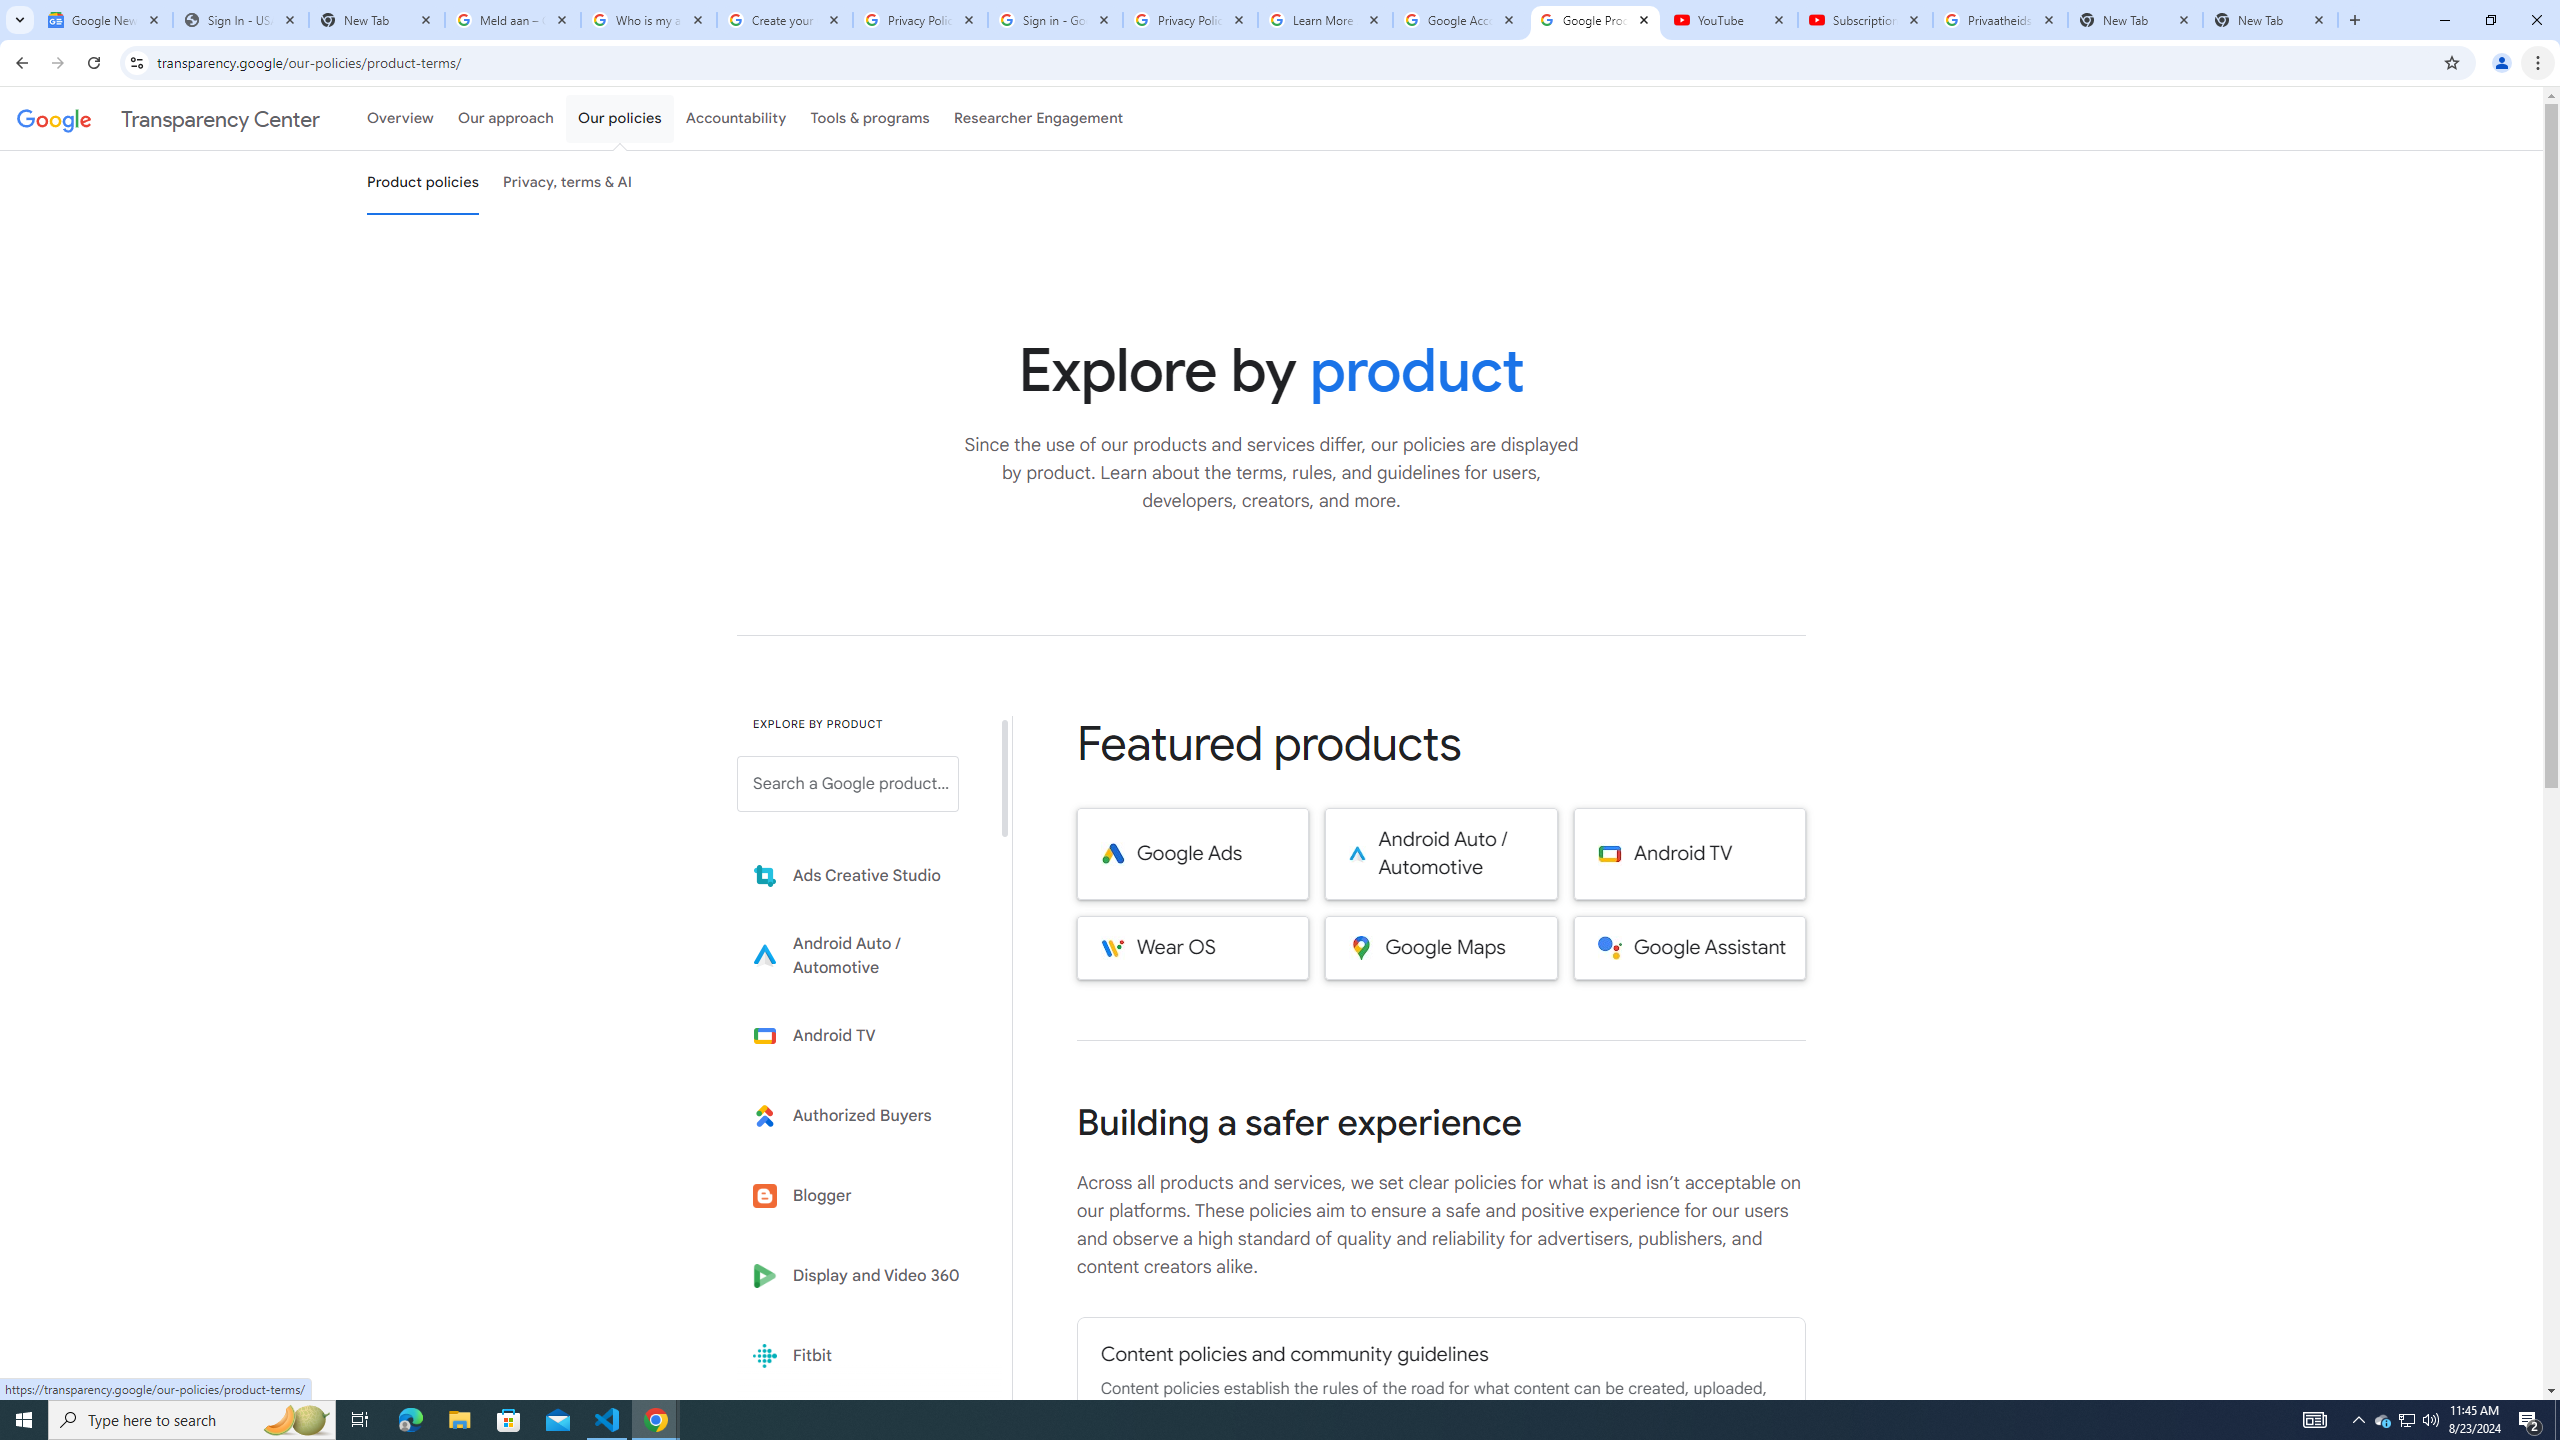  What do you see at coordinates (861, 1275) in the screenshot?
I see `'Display and Video 360'` at bounding box center [861, 1275].